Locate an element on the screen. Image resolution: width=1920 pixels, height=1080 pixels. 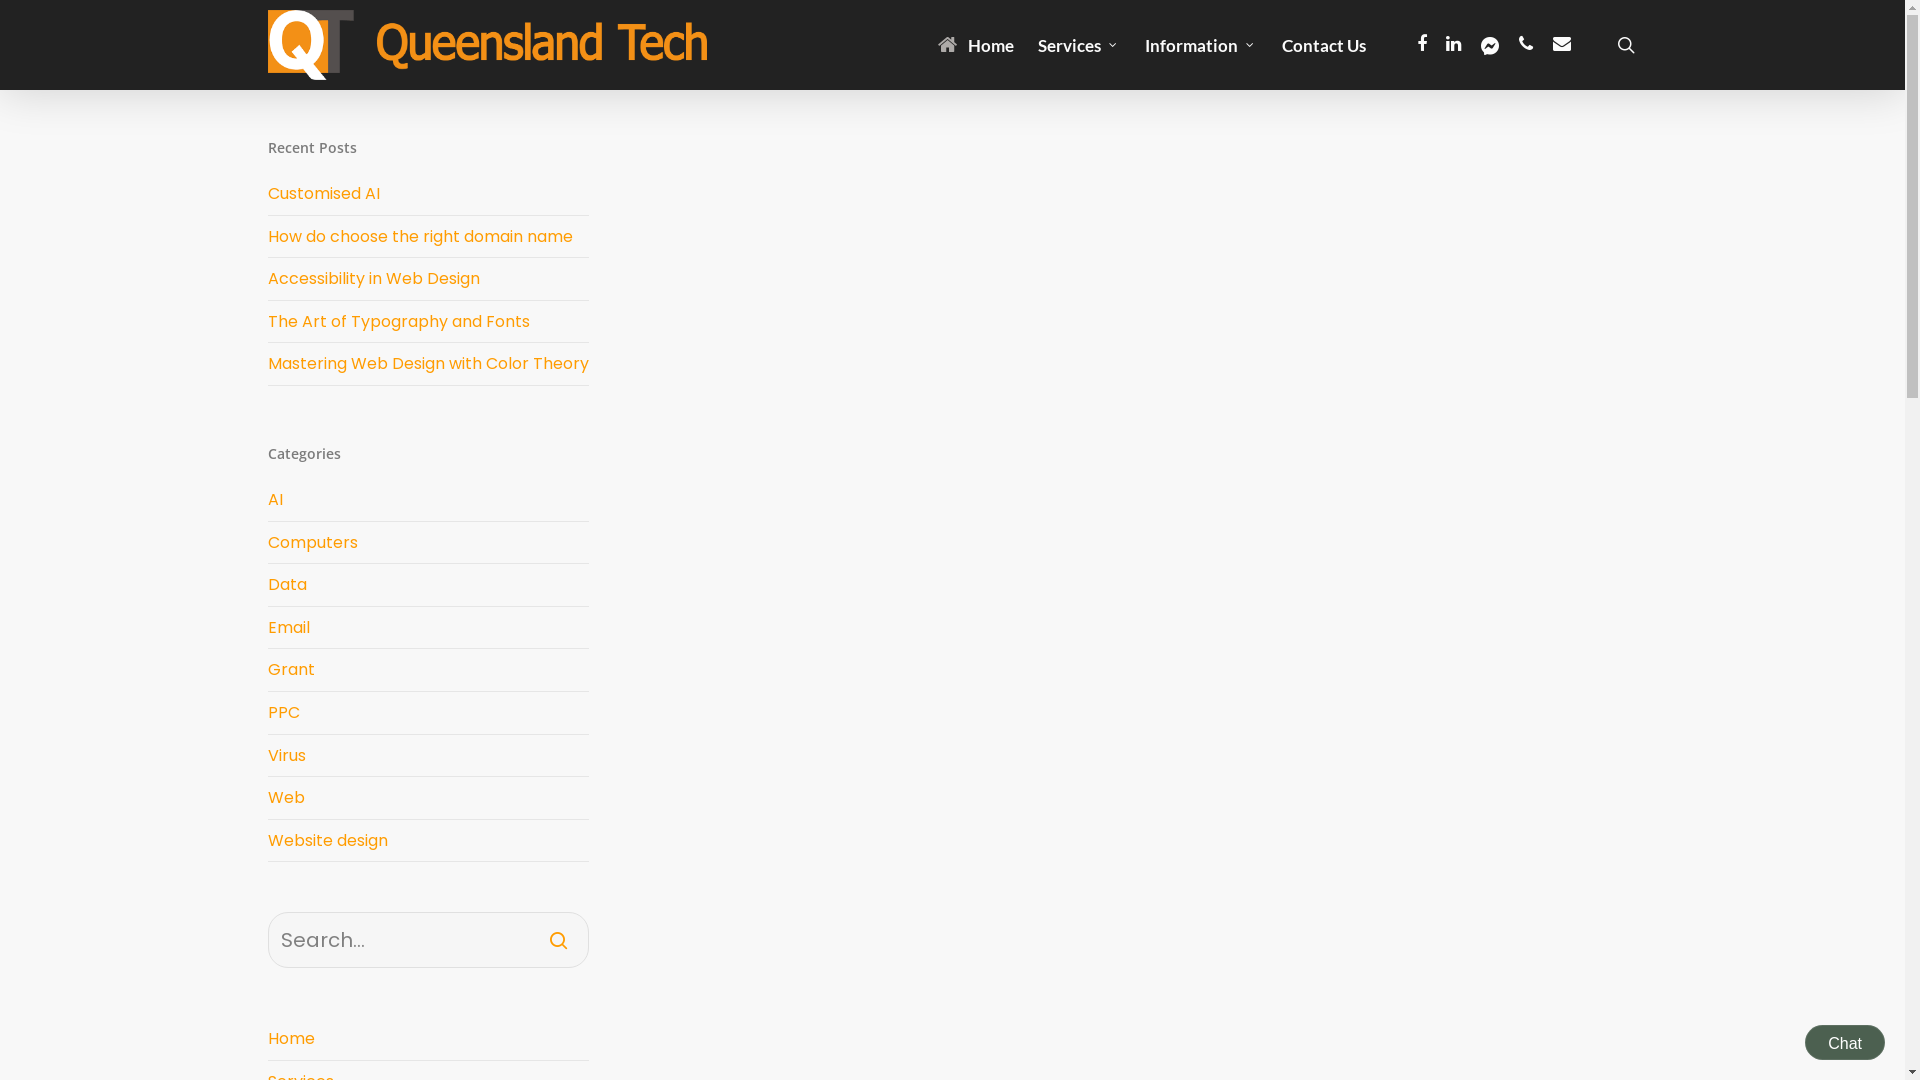
'Customised AI' is located at coordinates (324, 193).